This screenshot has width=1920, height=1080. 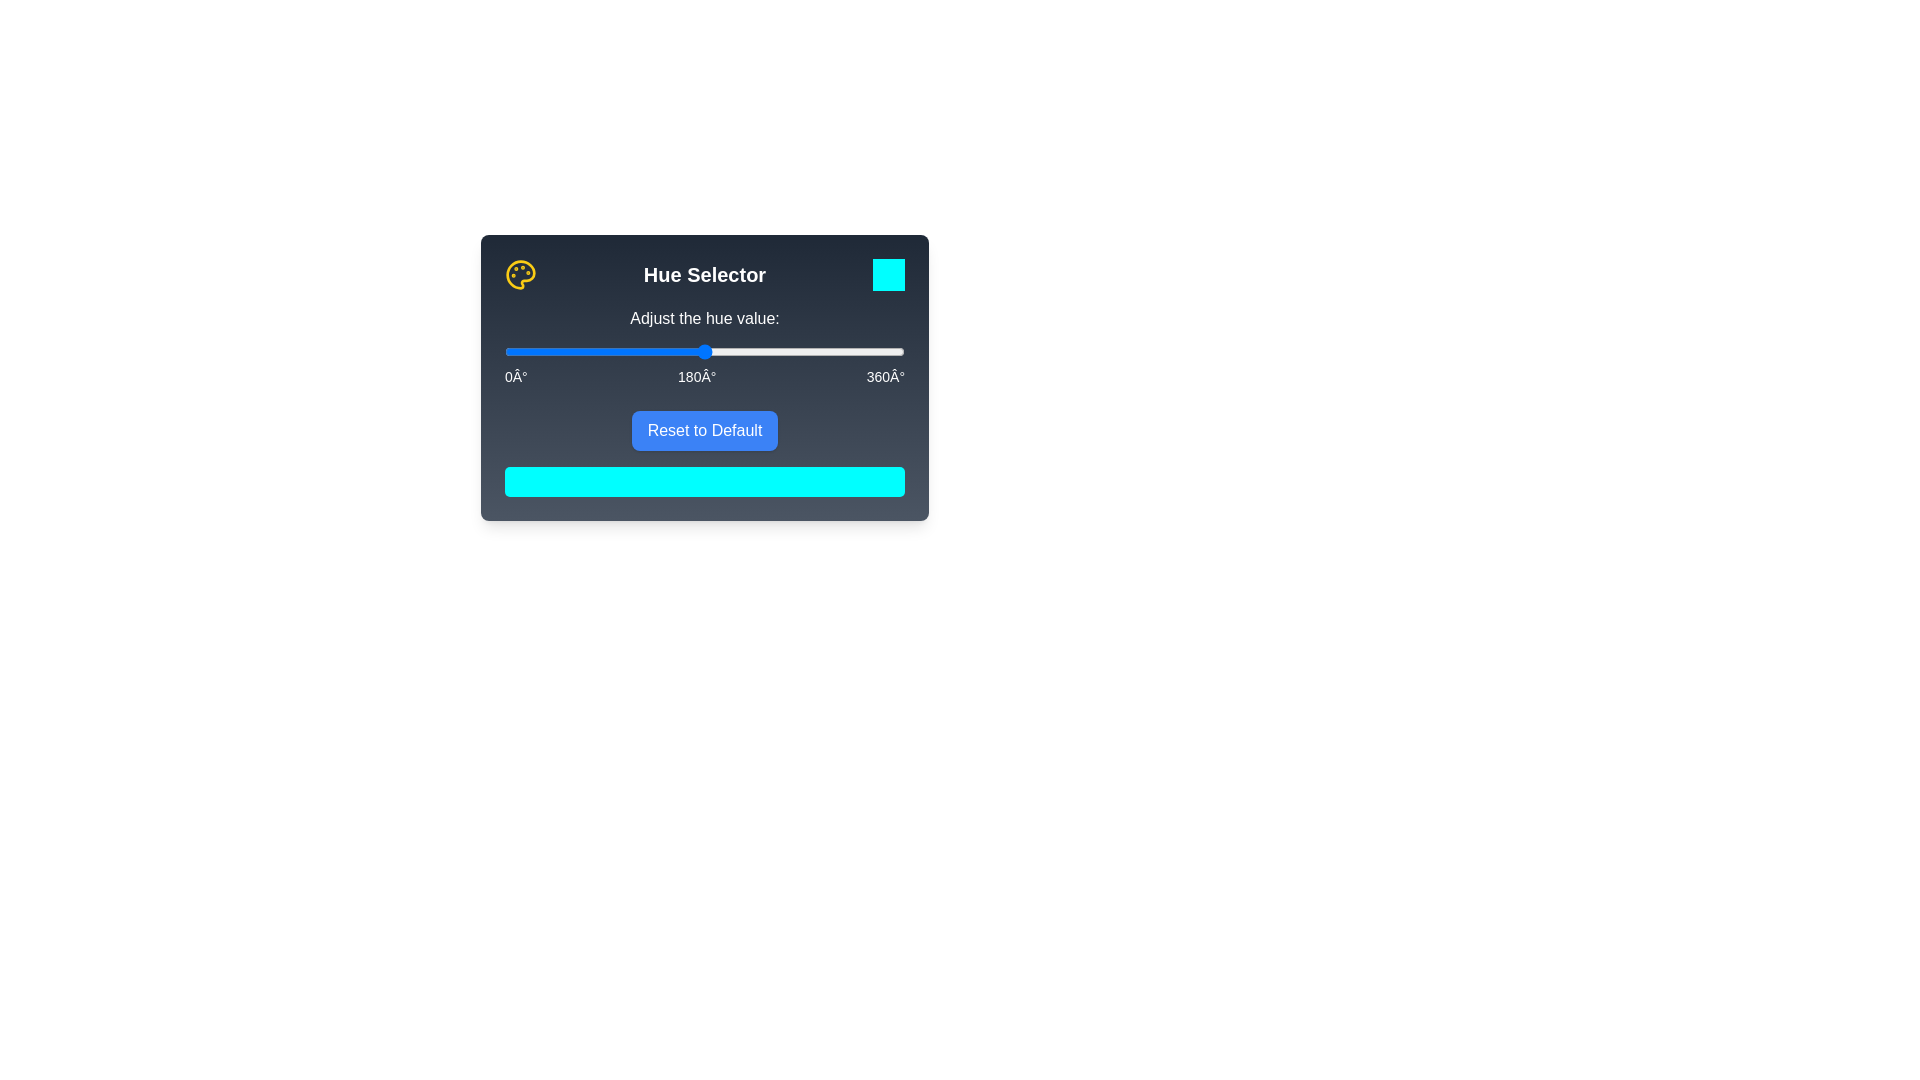 I want to click on the hue slider to 53°, so click(x=562, y=350).